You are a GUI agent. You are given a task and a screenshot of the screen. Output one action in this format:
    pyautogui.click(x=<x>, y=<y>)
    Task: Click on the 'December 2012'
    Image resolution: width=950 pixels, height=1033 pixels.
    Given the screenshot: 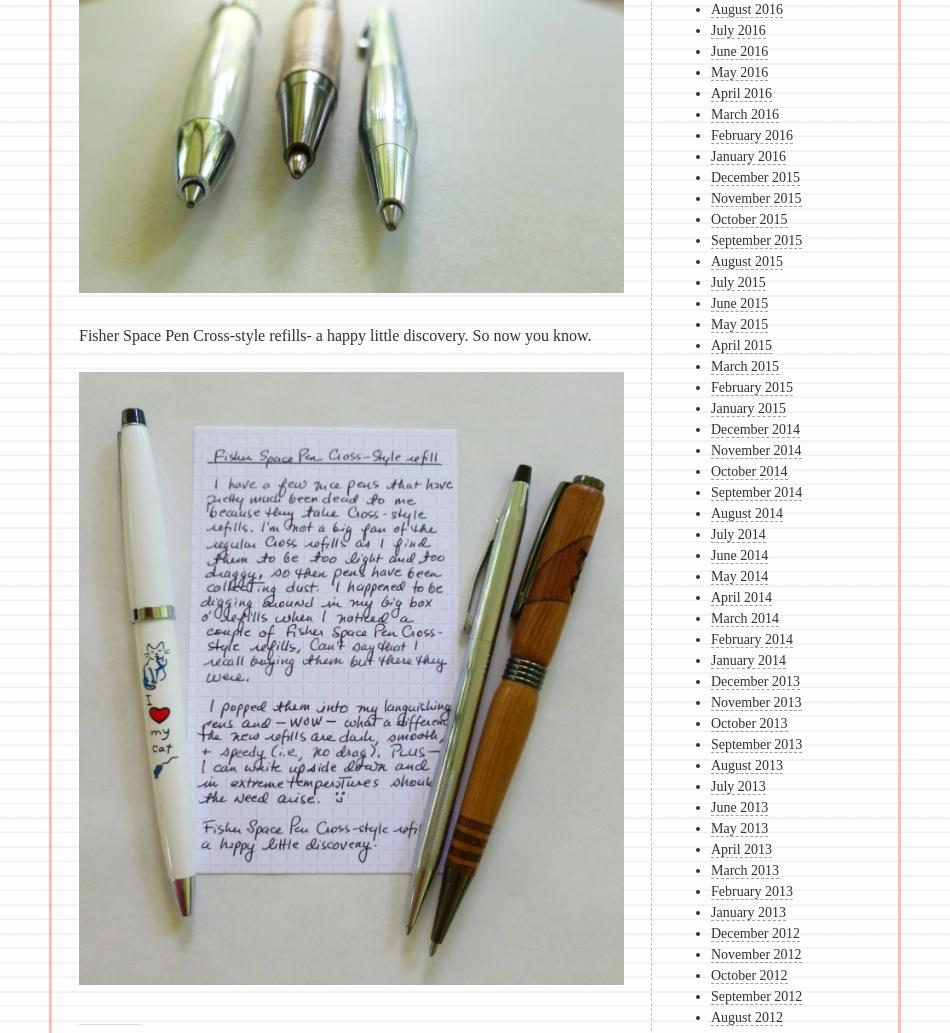 What is the action you would take?
    pyautogui.click(x=753, y=932)
    